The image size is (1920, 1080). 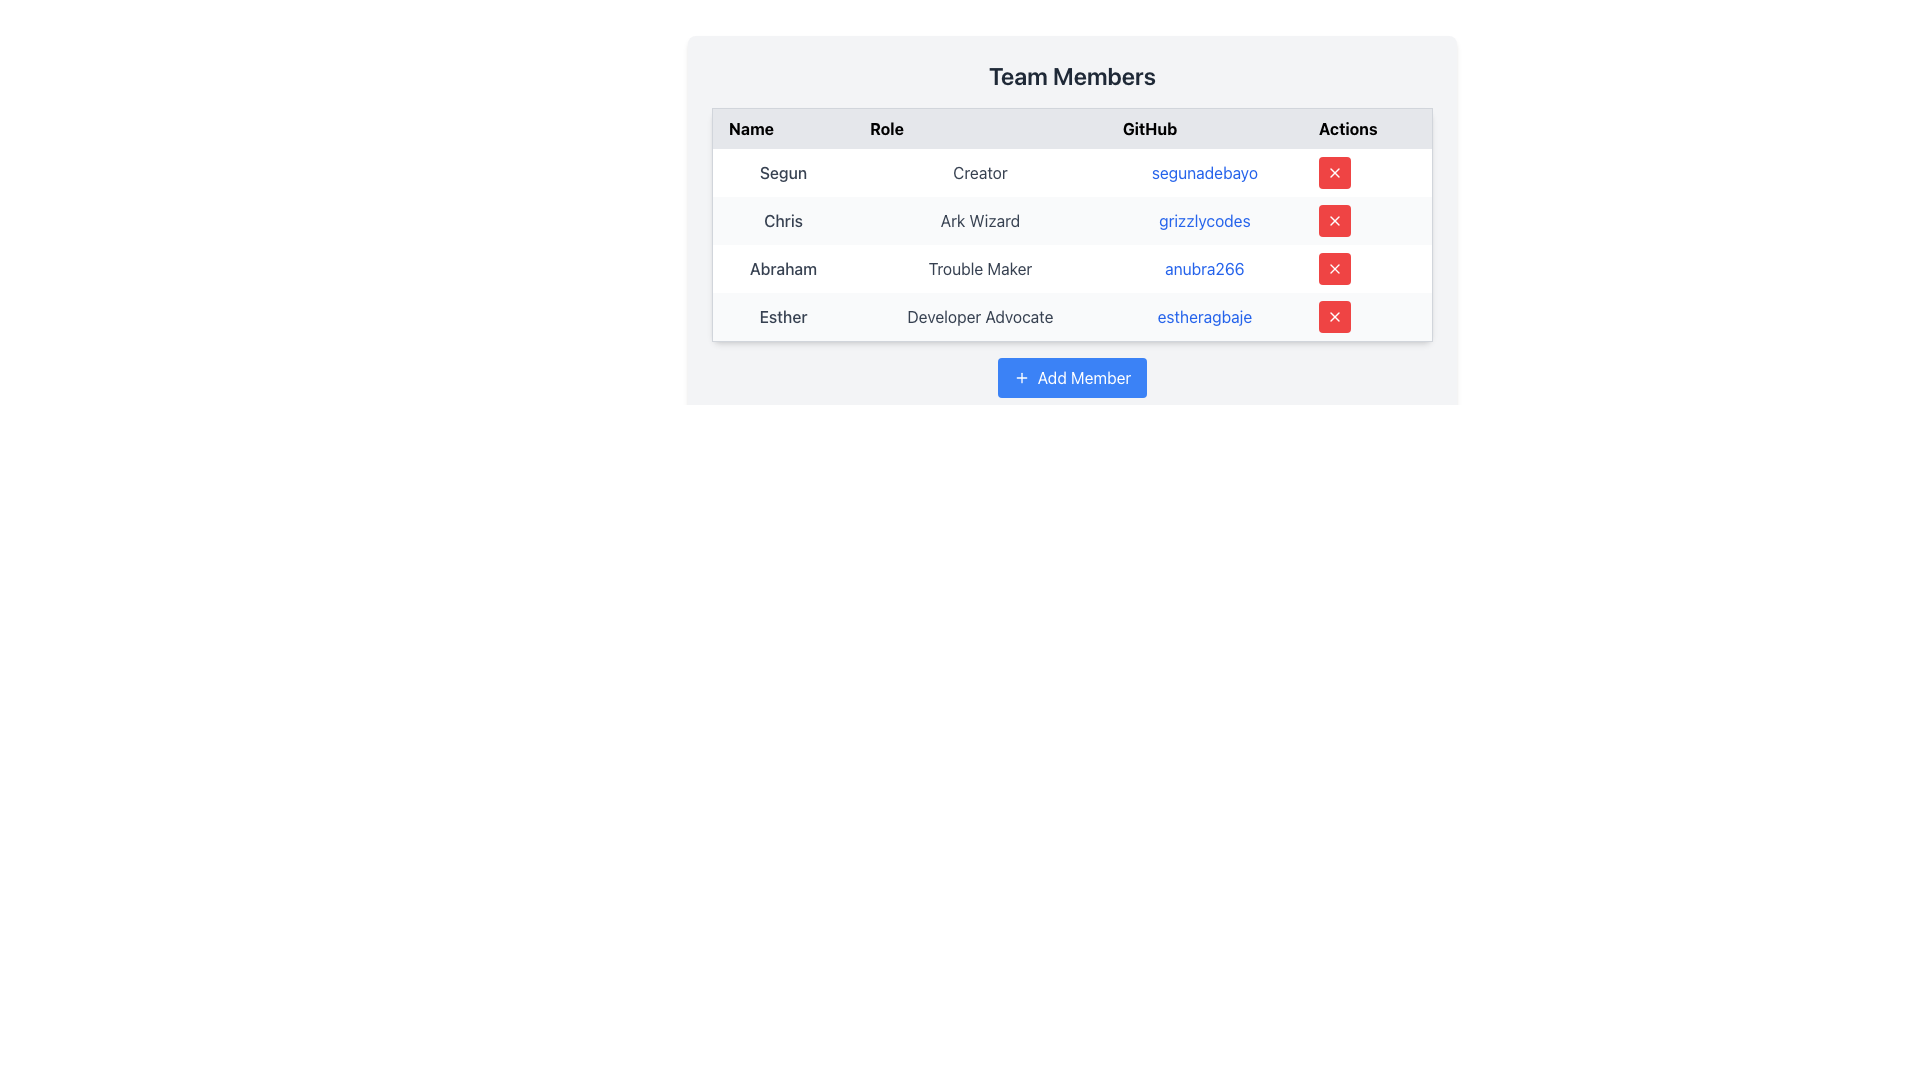 I want to click on the delete button in the 'Actions' column associated with the entry for the GitHub handle 'grizzlycodes', so click(x=1334, y=220).